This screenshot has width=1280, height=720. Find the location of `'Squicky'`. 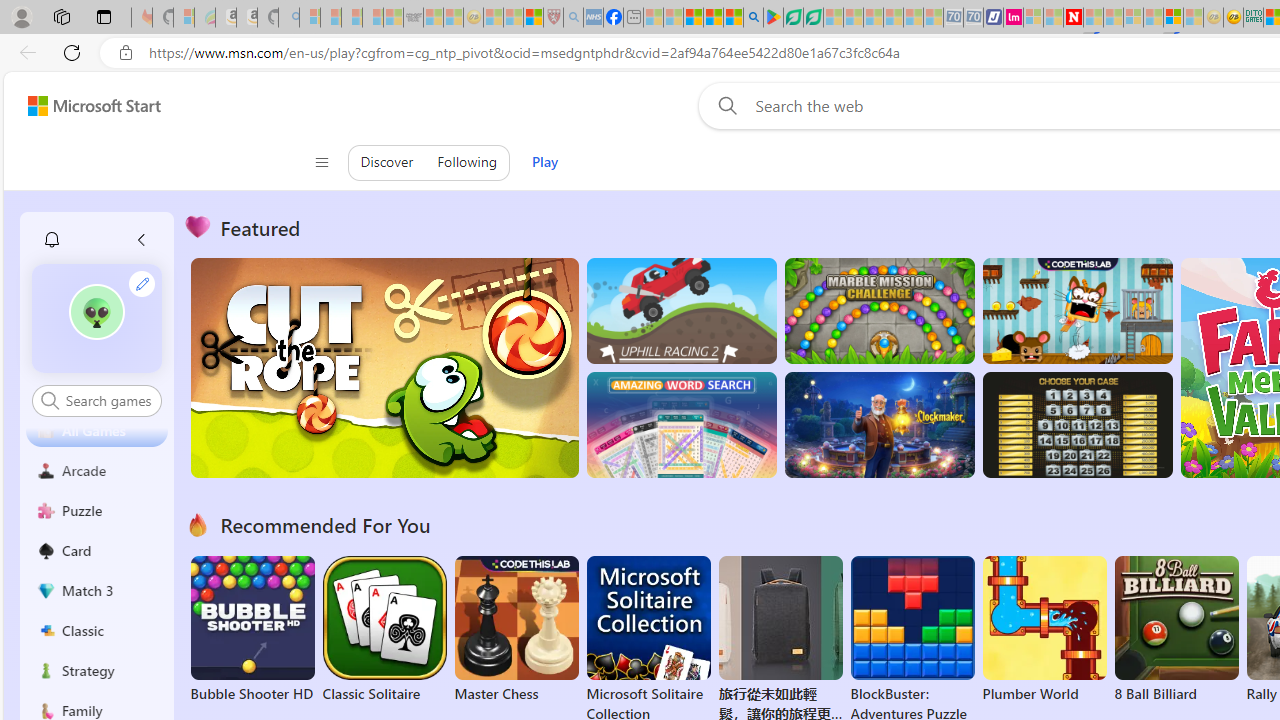

'Squicky' is located at coordinates (1076, 311).